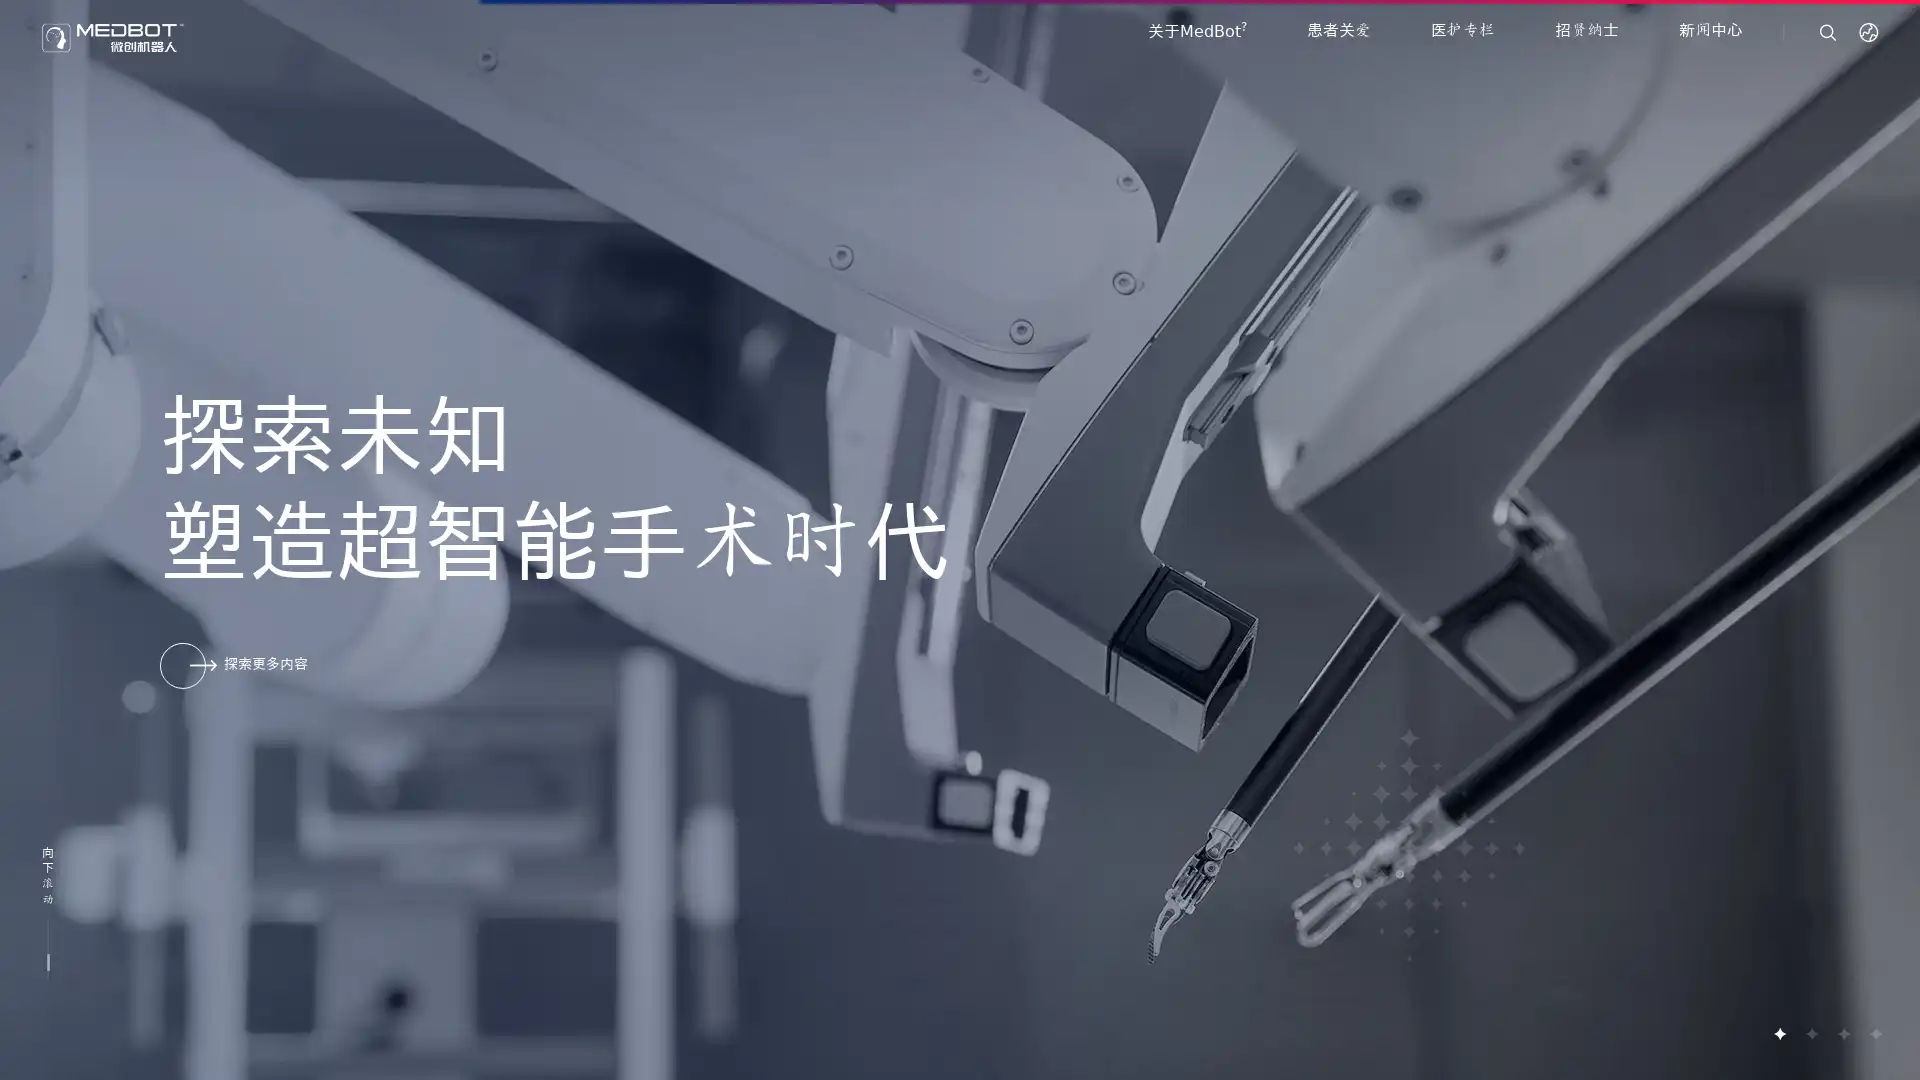 Image resolution: width=1920 pixels, height=1080 pixels. What do you see at coordinates (1842, 1033) in the screenshot?
I see `Go to slide 3` at bounding box center [1842, 1033].